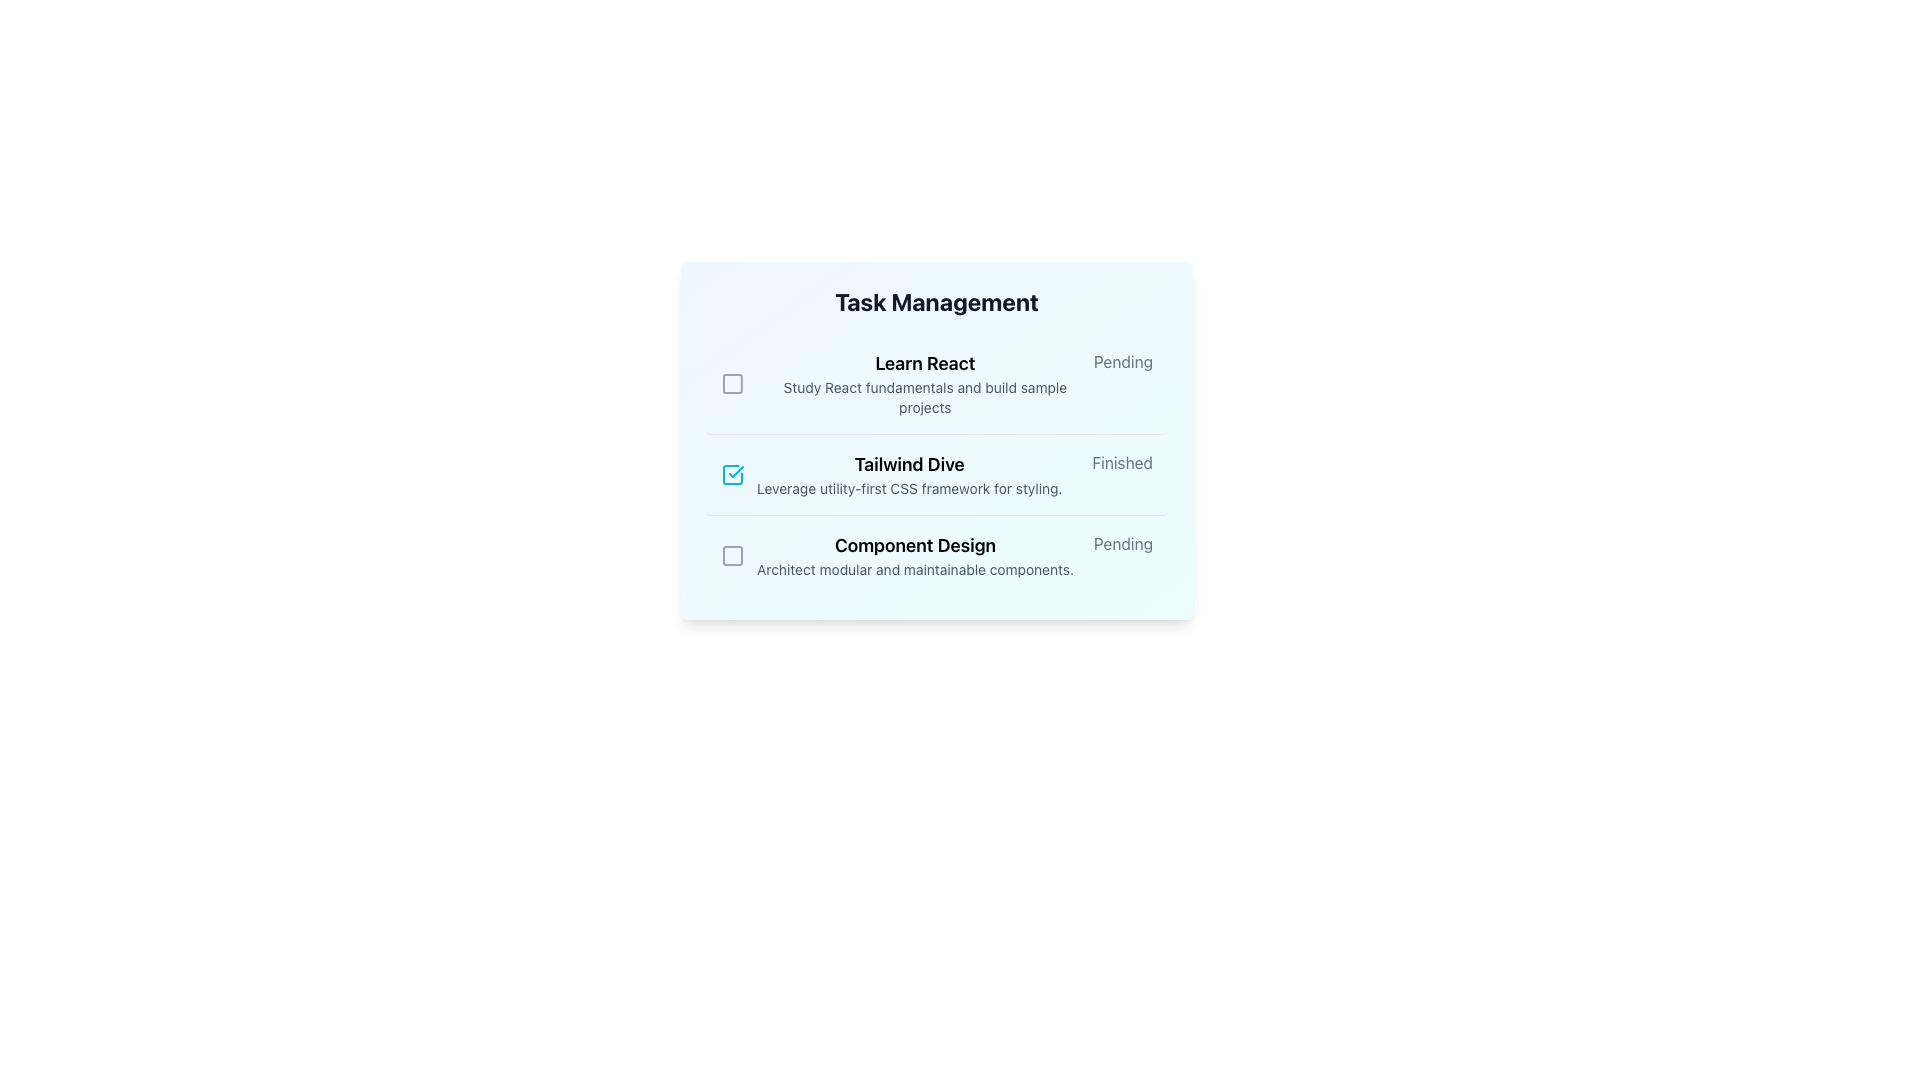 Image resolution: width=1920 pixels, height=1080 pixels. I want to click on text content of the task item labeled 'Component Design' in the task management interface, positioned as the third item in the list, so click(914, 555).